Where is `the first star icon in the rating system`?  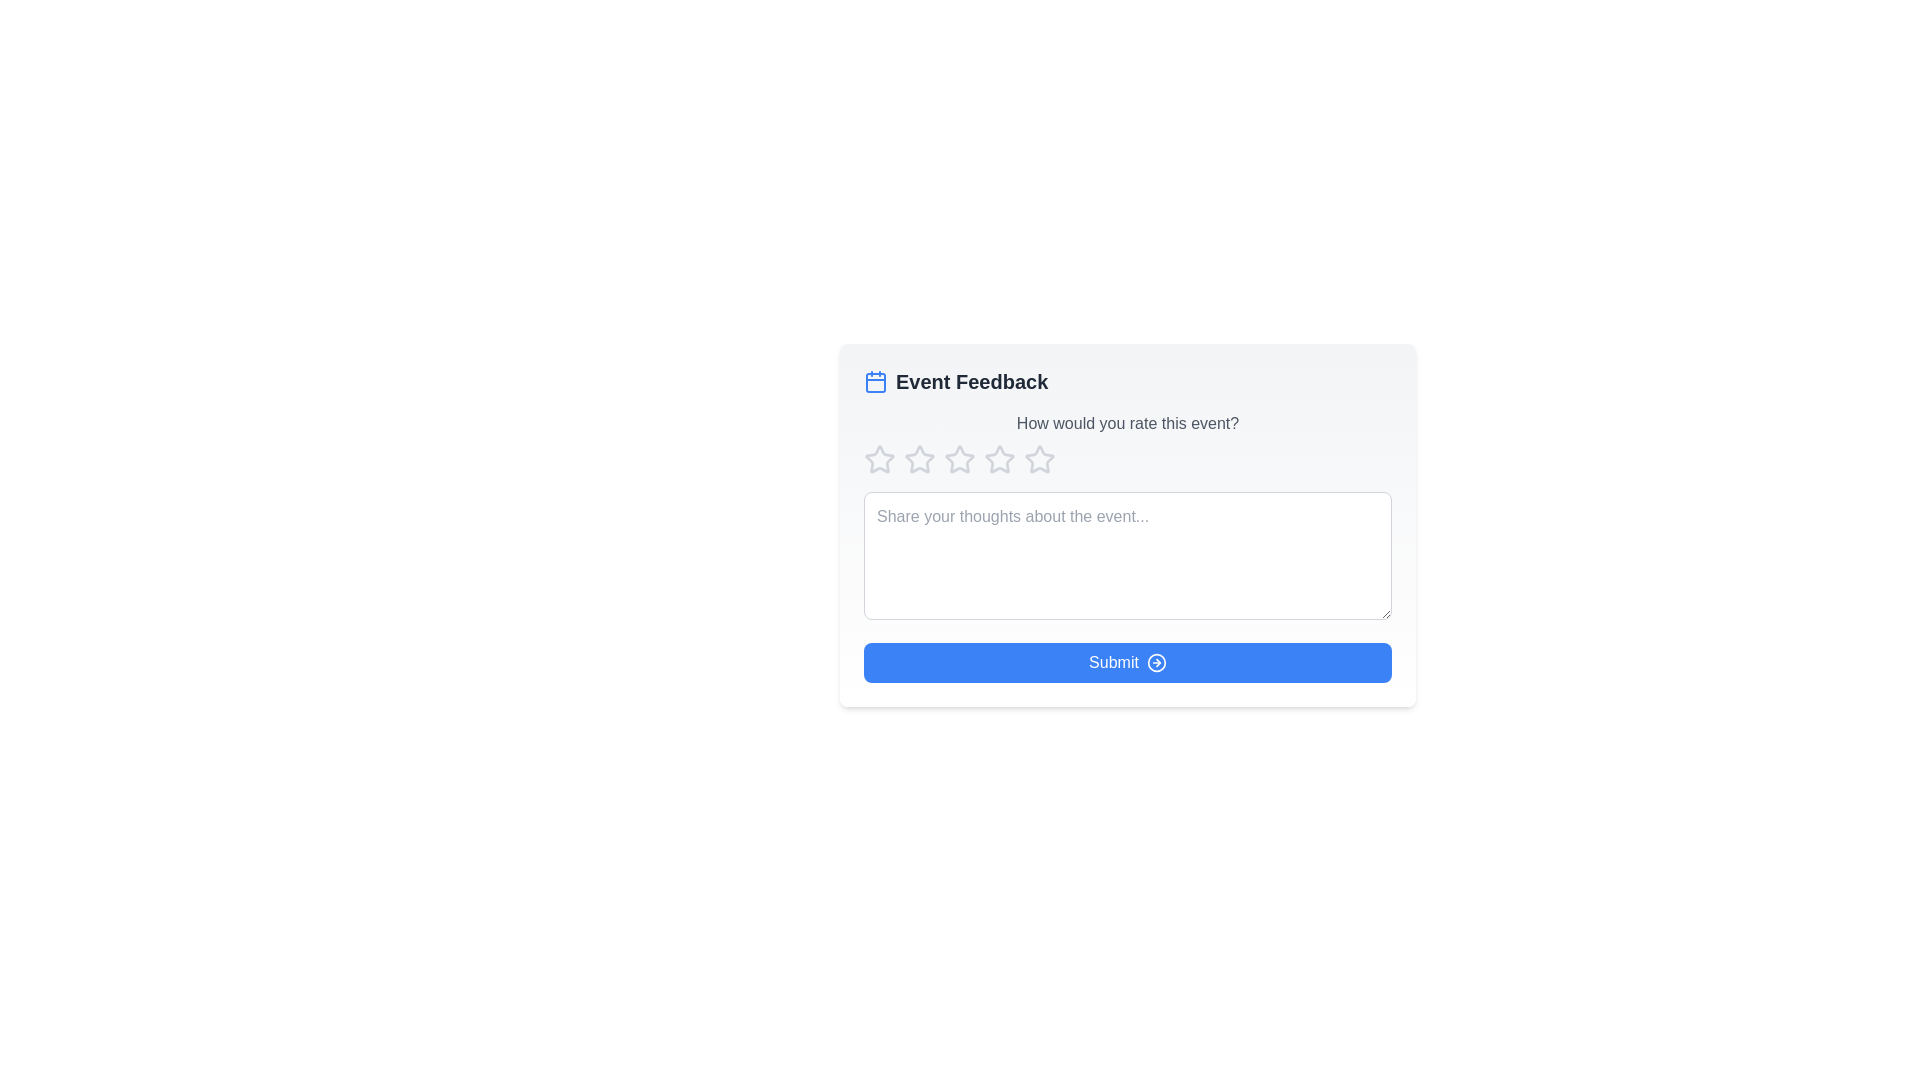 the first star icon in the rating system is located at coordinates (879, 459).